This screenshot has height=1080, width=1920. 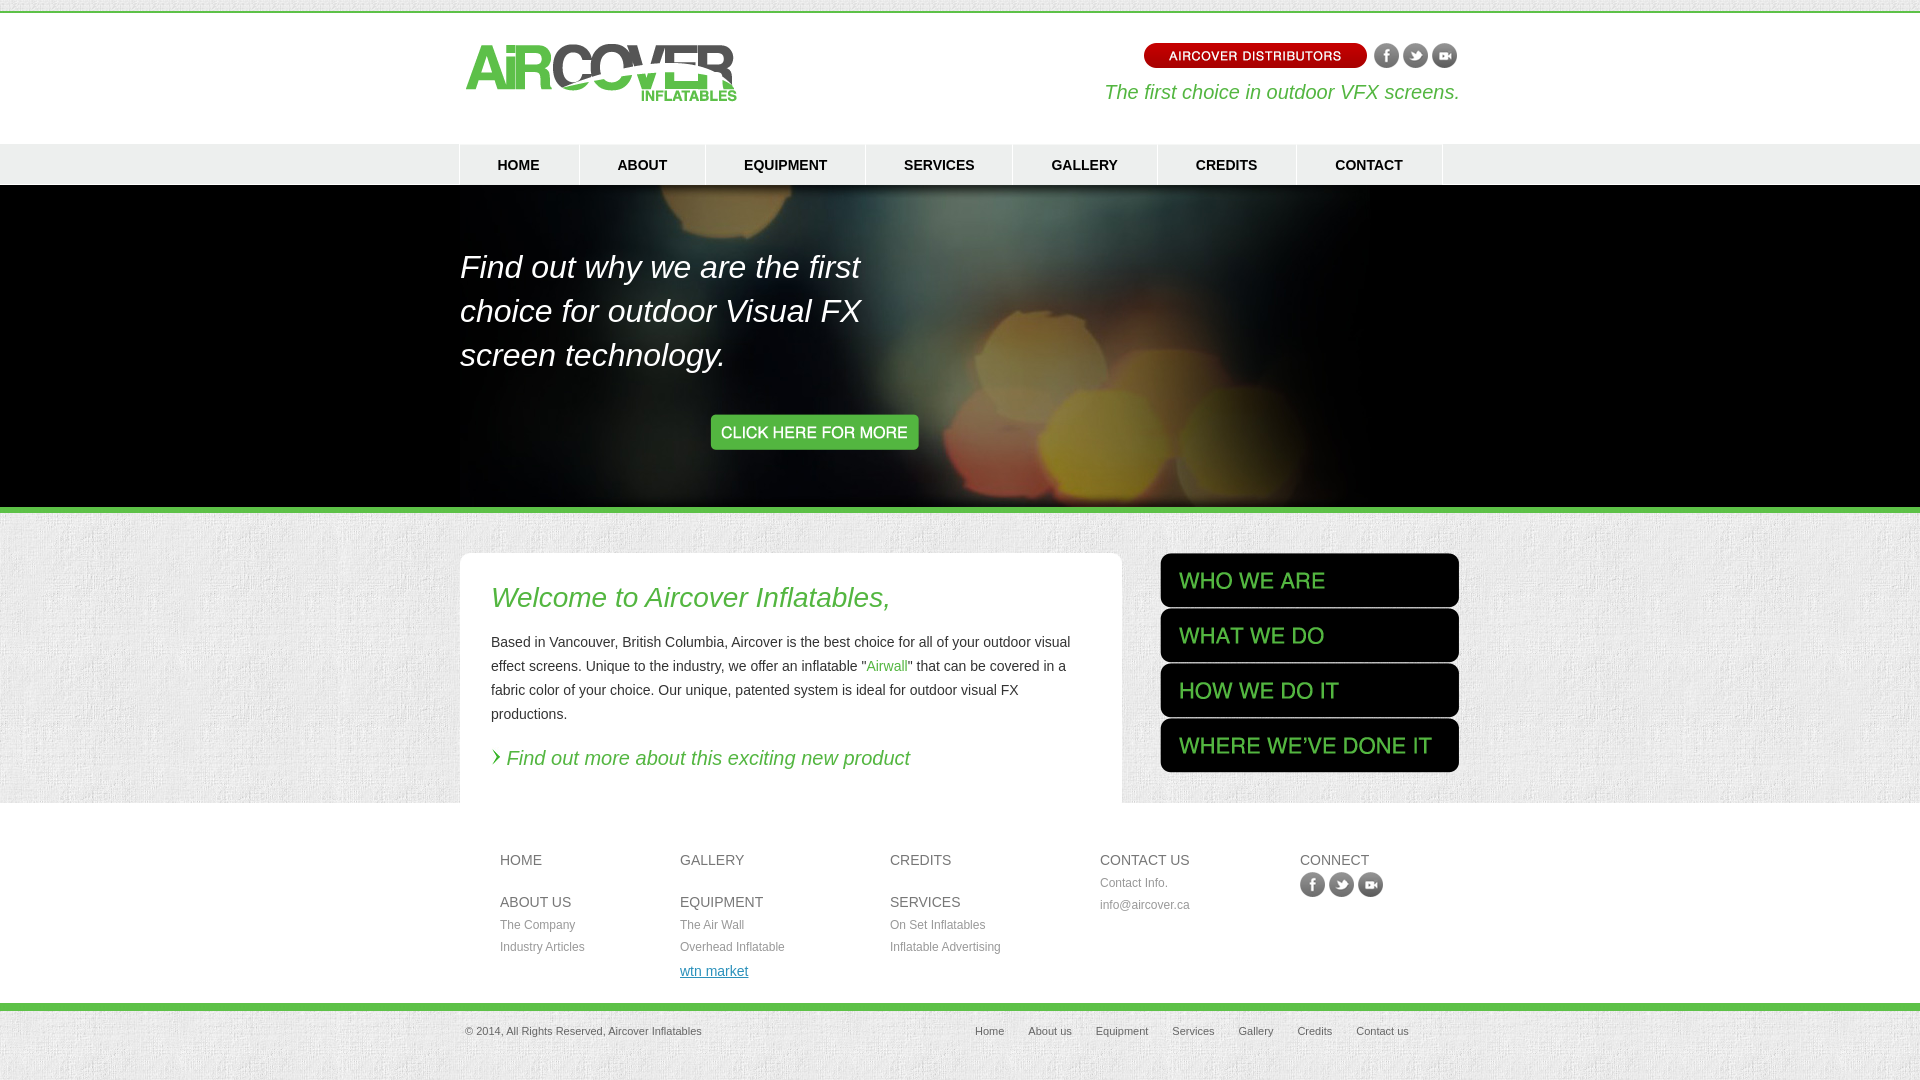 What do you see at coordinates (731, 946) in the screenshot?
I see `'Overhead Inflatable'` at bounding box center [731, 946].